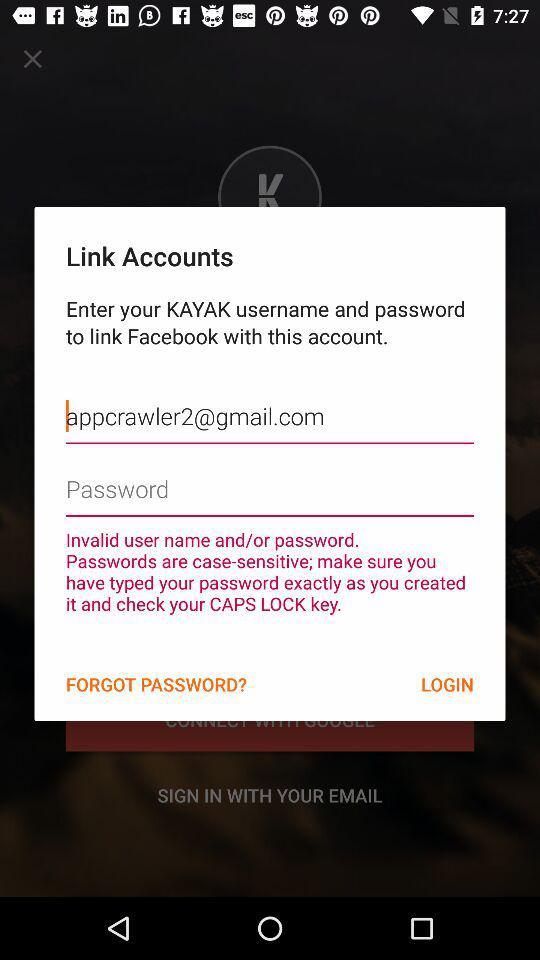 The width and height of the screenshot is (540, 960). What do you see at coordinates (155, 684) in the screenshot?
I see `item below invalid user name icon` at bounding box center [155, 684].